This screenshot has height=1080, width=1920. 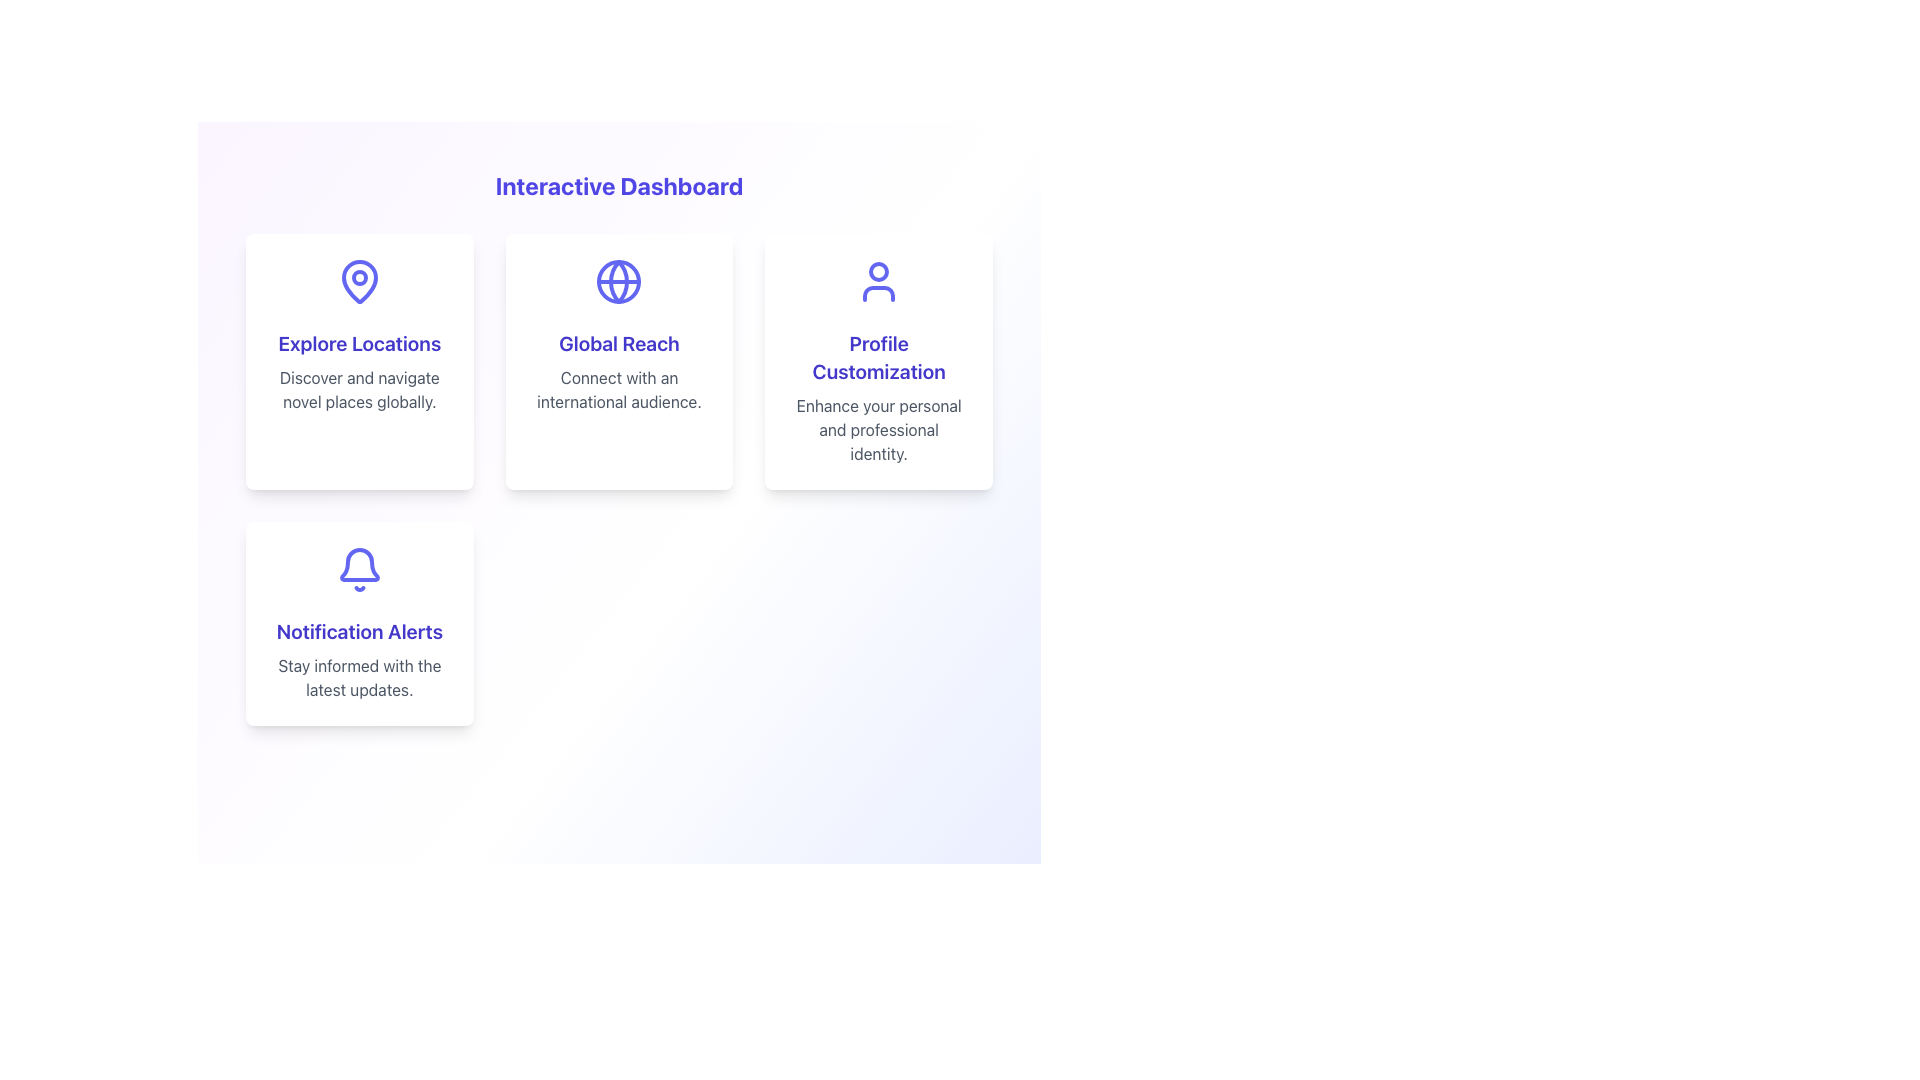 What do you see at coordinates (879, 272) in the screenshot?
I see `the circular SVG element that is part of the user profile icon, located at the top of the icon, which is on the right side of the 'Profile Customization' row` at bounding box center [879, 272].